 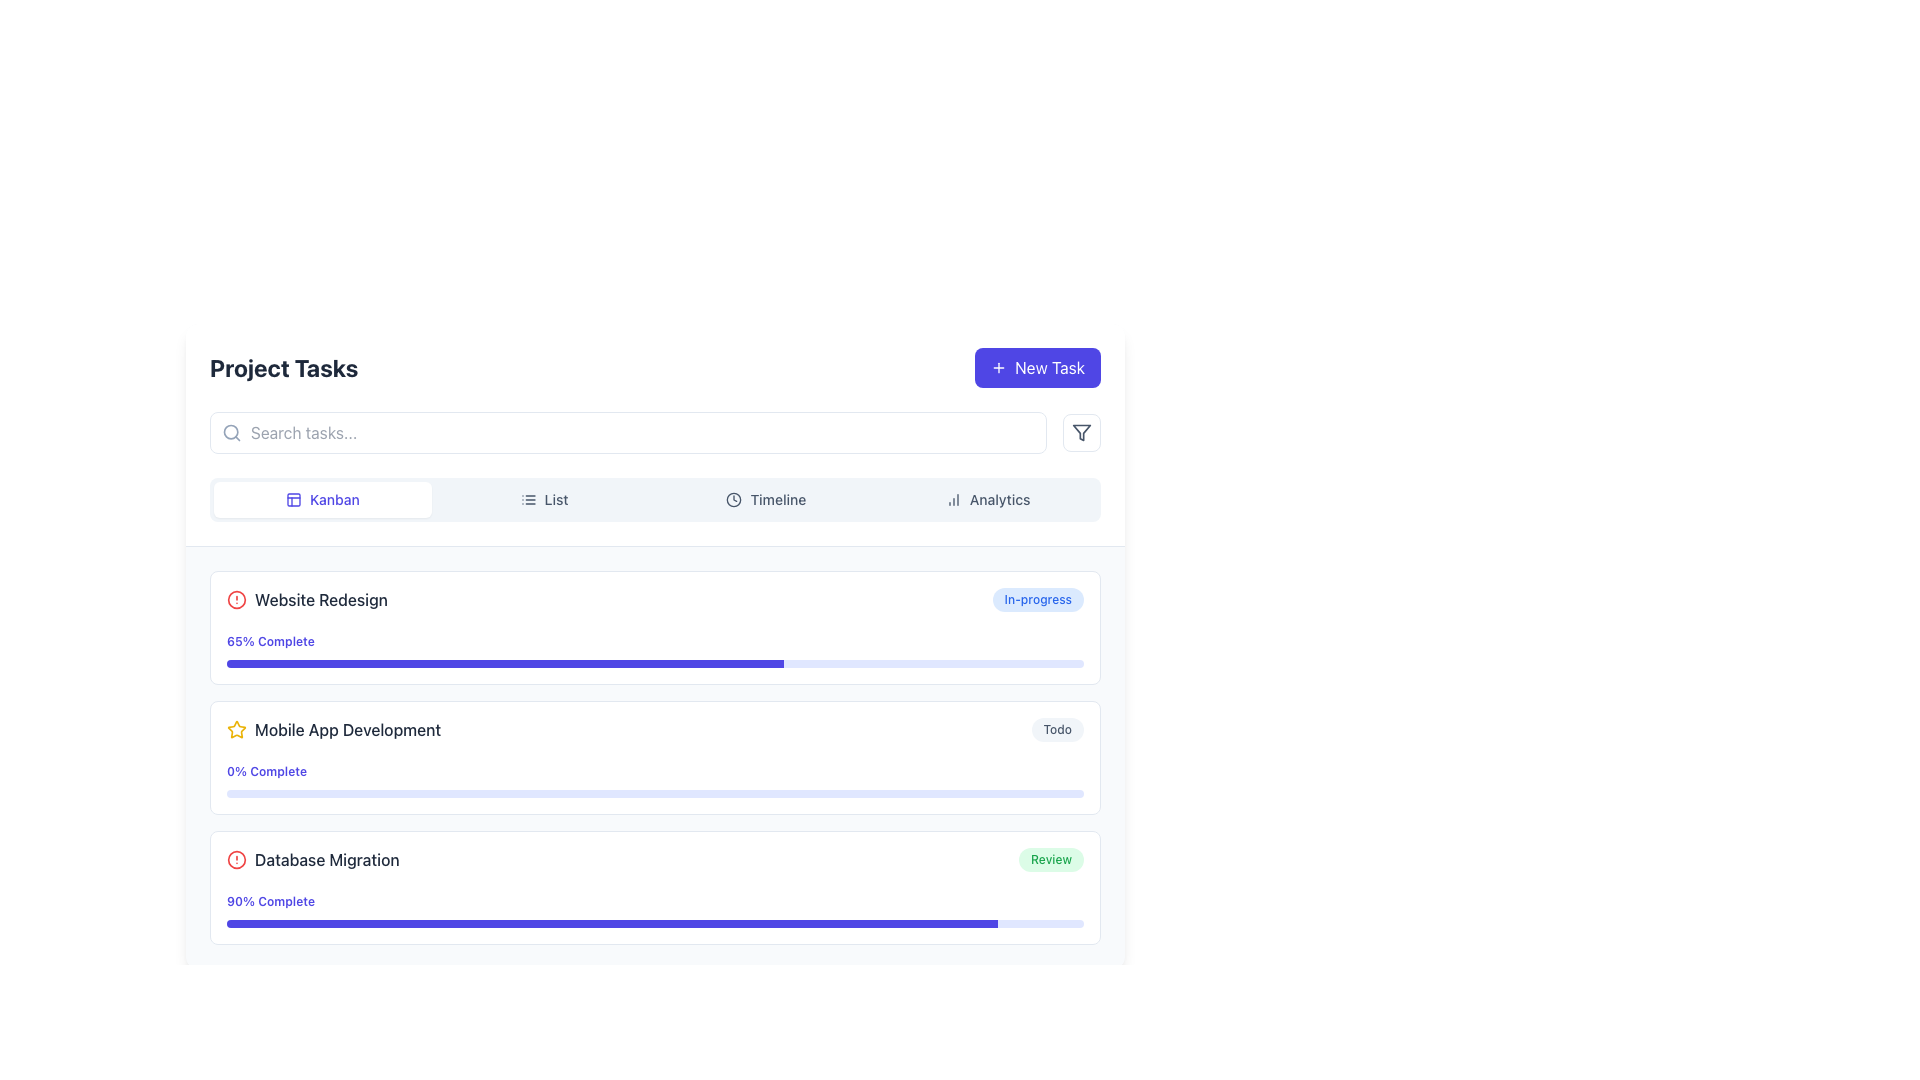 I want to click on text label displaying the title of the task 'Database Migration,' located in the bottom box of three task entries, specifically in the row labeled '90% Complete,' to the right of a red circular alert icon, so click(x=327, y=859).